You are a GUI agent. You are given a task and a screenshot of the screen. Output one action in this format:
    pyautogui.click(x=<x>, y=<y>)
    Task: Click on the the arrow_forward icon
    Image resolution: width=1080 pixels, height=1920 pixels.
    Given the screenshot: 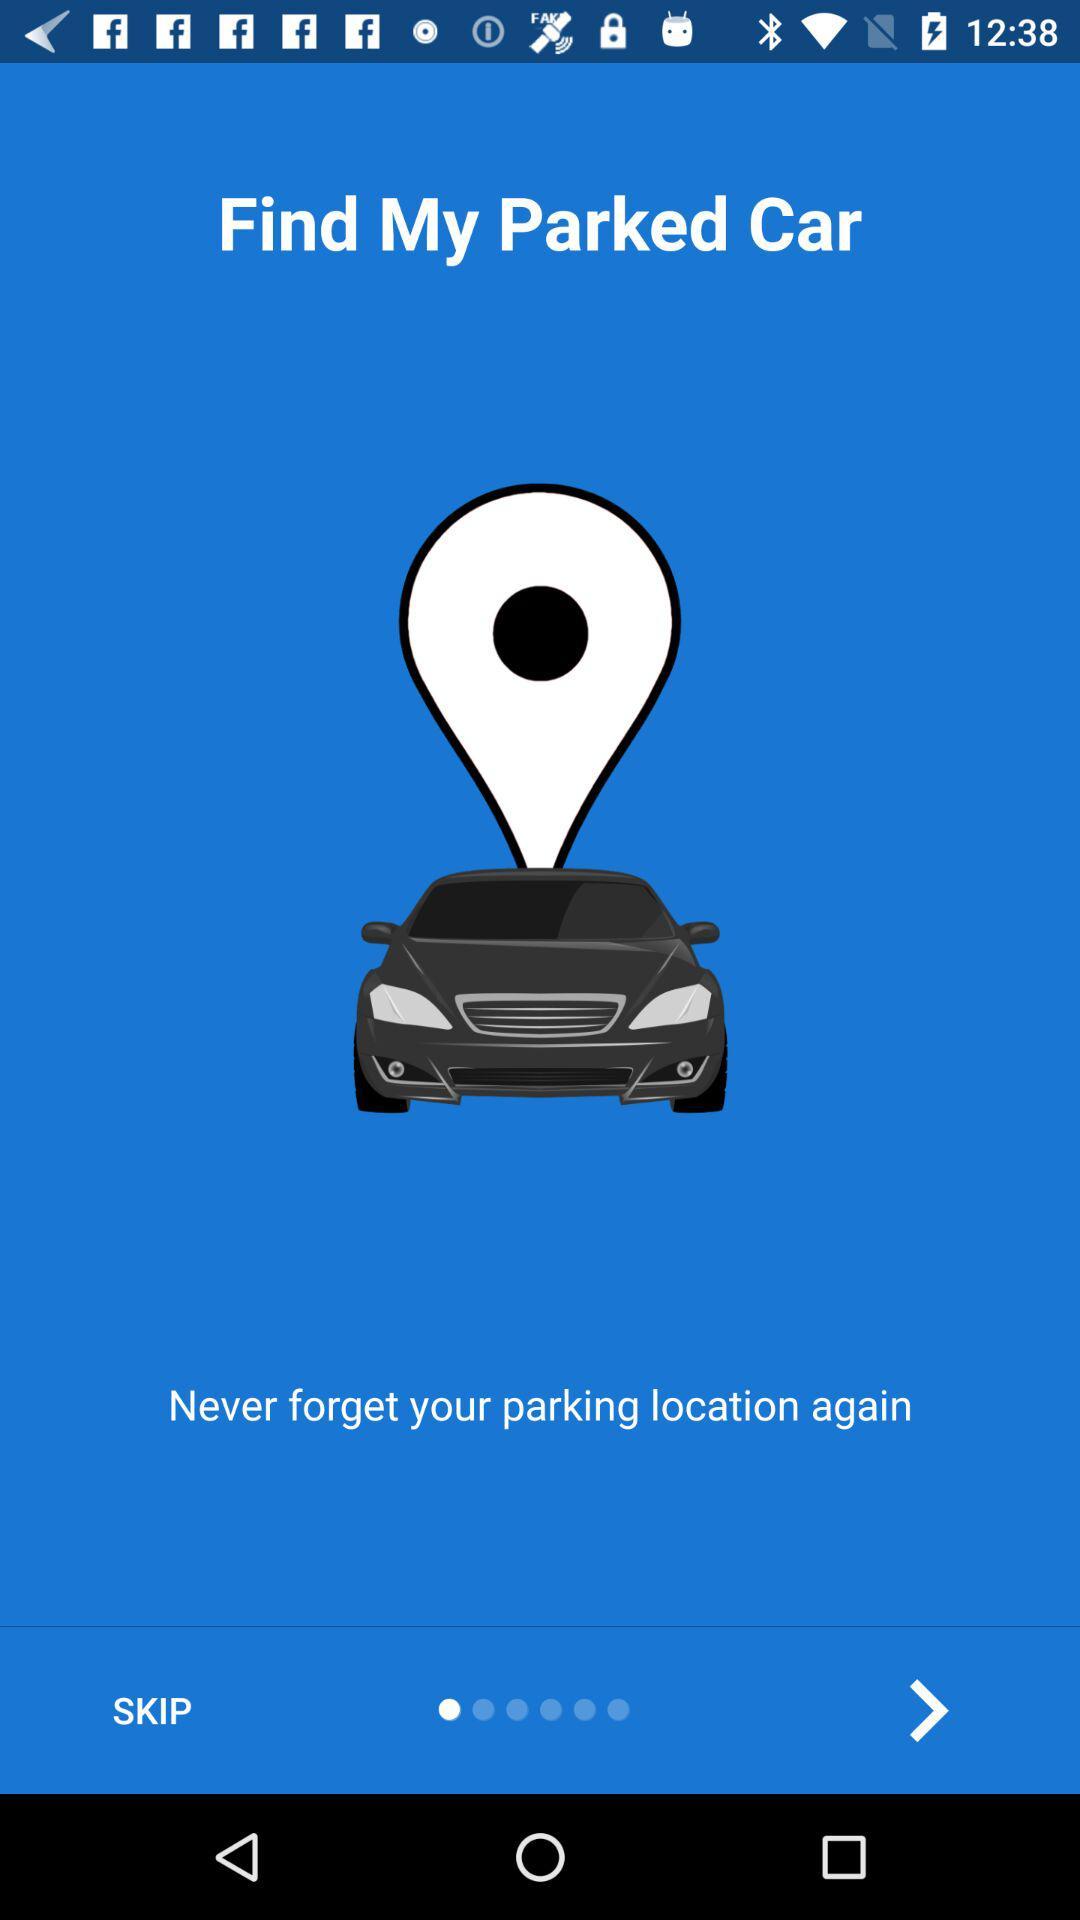 What is the action you would take?
    pyautogui.click(x=927, y=1709)
    